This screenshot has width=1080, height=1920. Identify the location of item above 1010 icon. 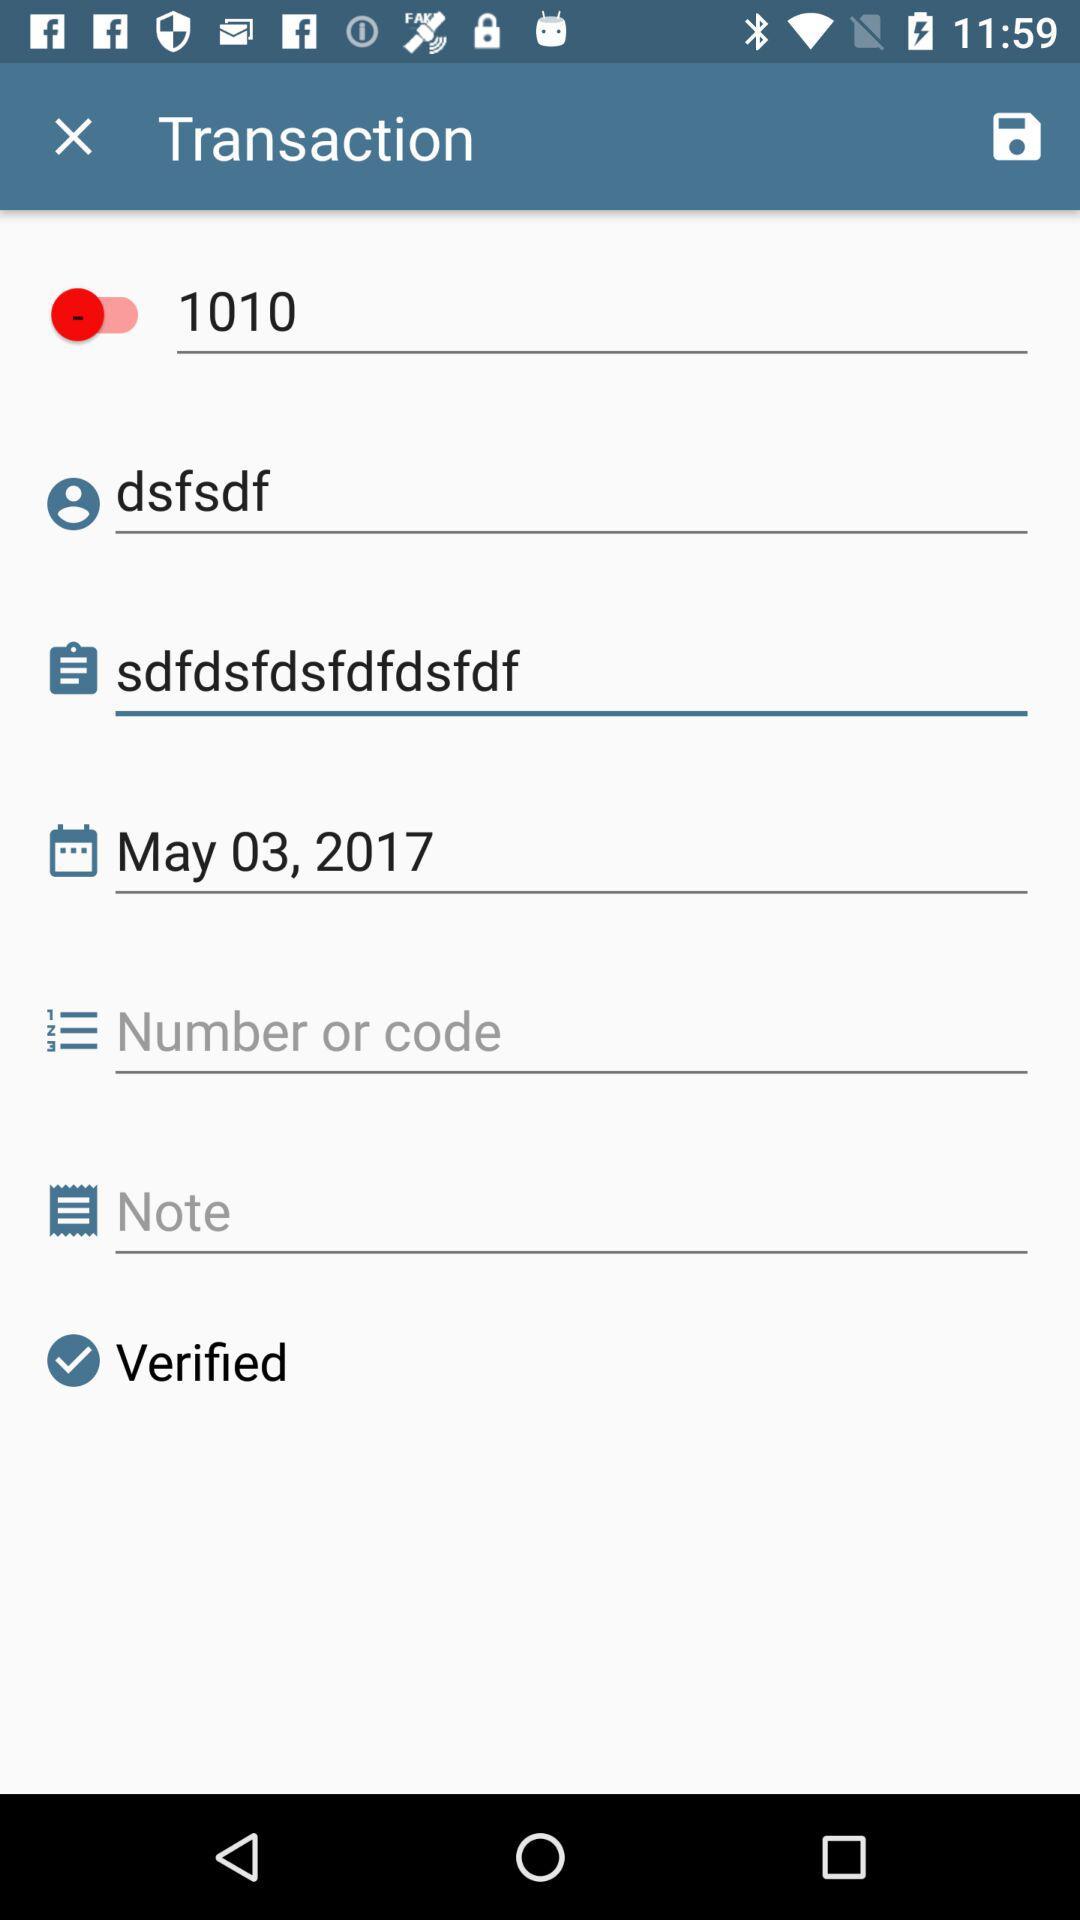
(1017, 135).